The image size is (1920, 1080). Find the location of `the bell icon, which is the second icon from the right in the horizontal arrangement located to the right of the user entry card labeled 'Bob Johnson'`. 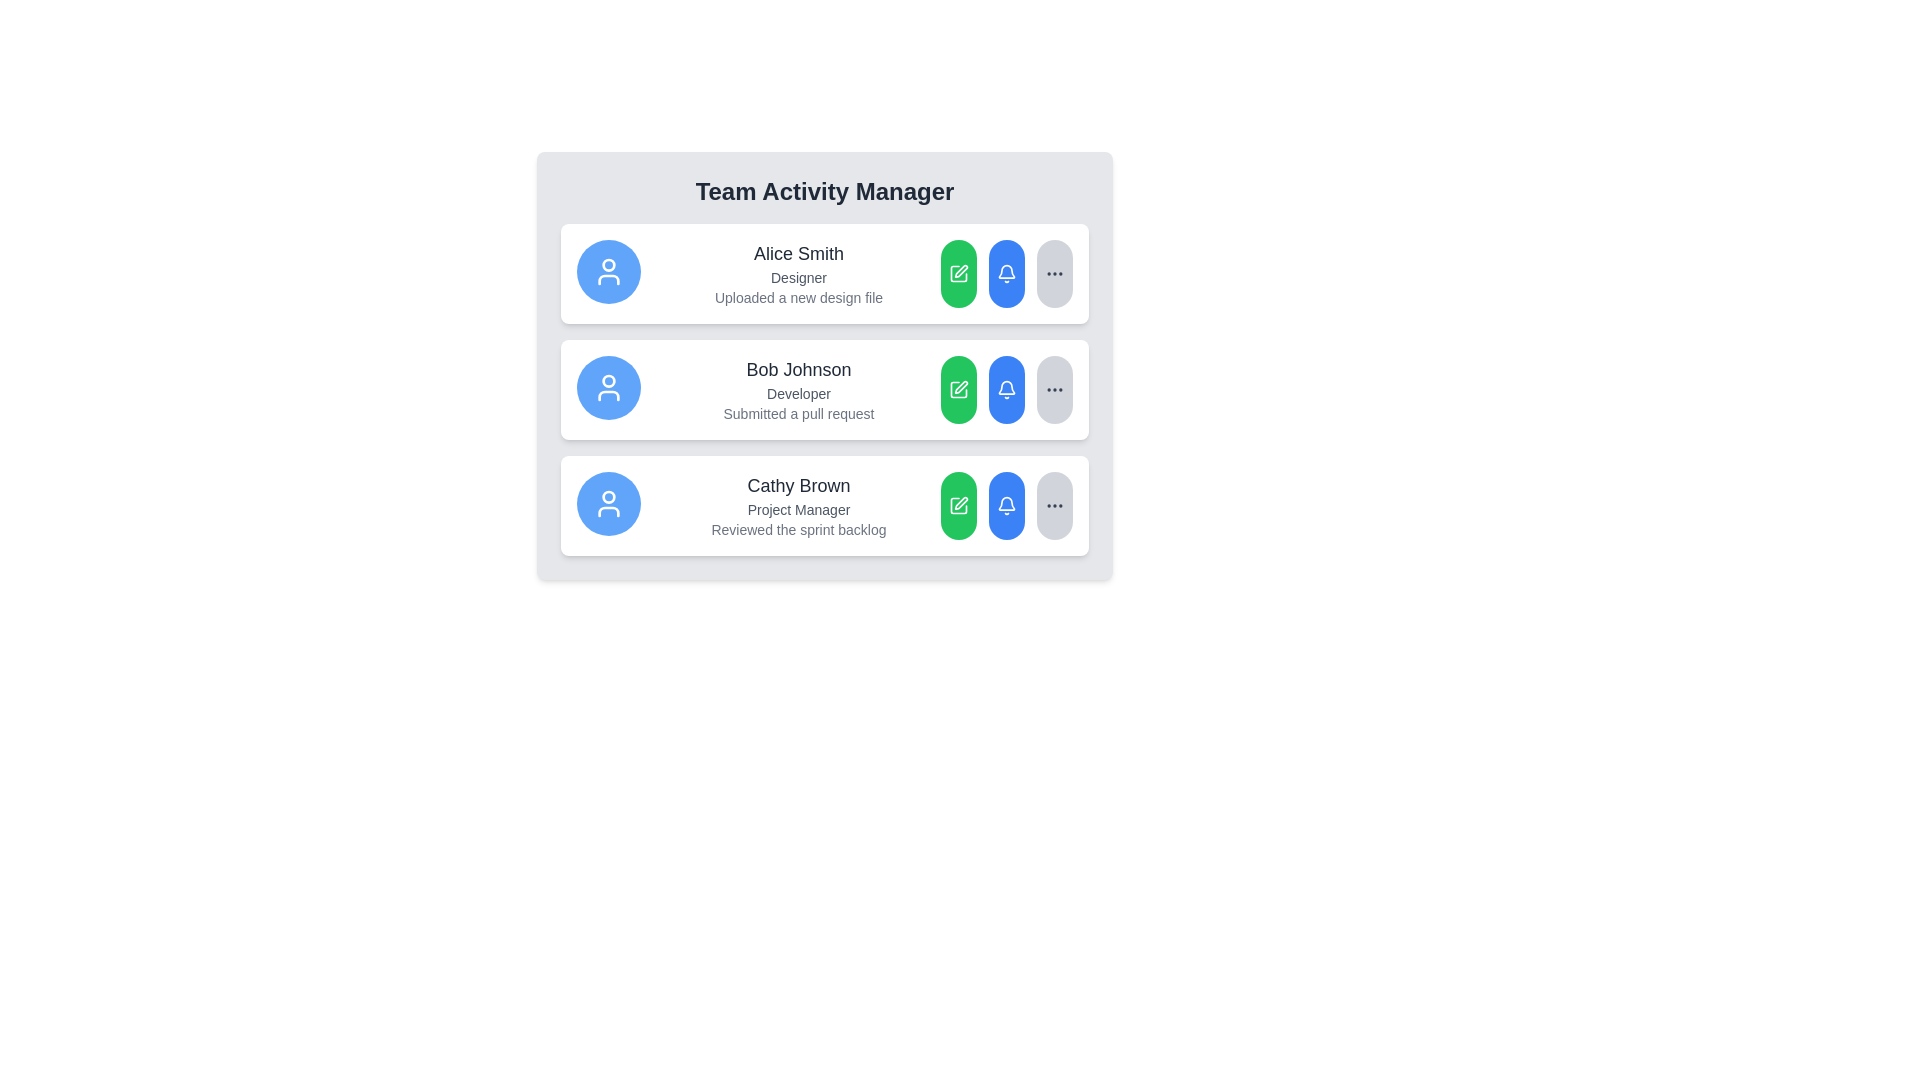

the bell icon, which is the second icon from the right in the horizontal arrangement located to the right of the user entry card labeled 'Bob Johnson' is located at coordinates (1007, 389).